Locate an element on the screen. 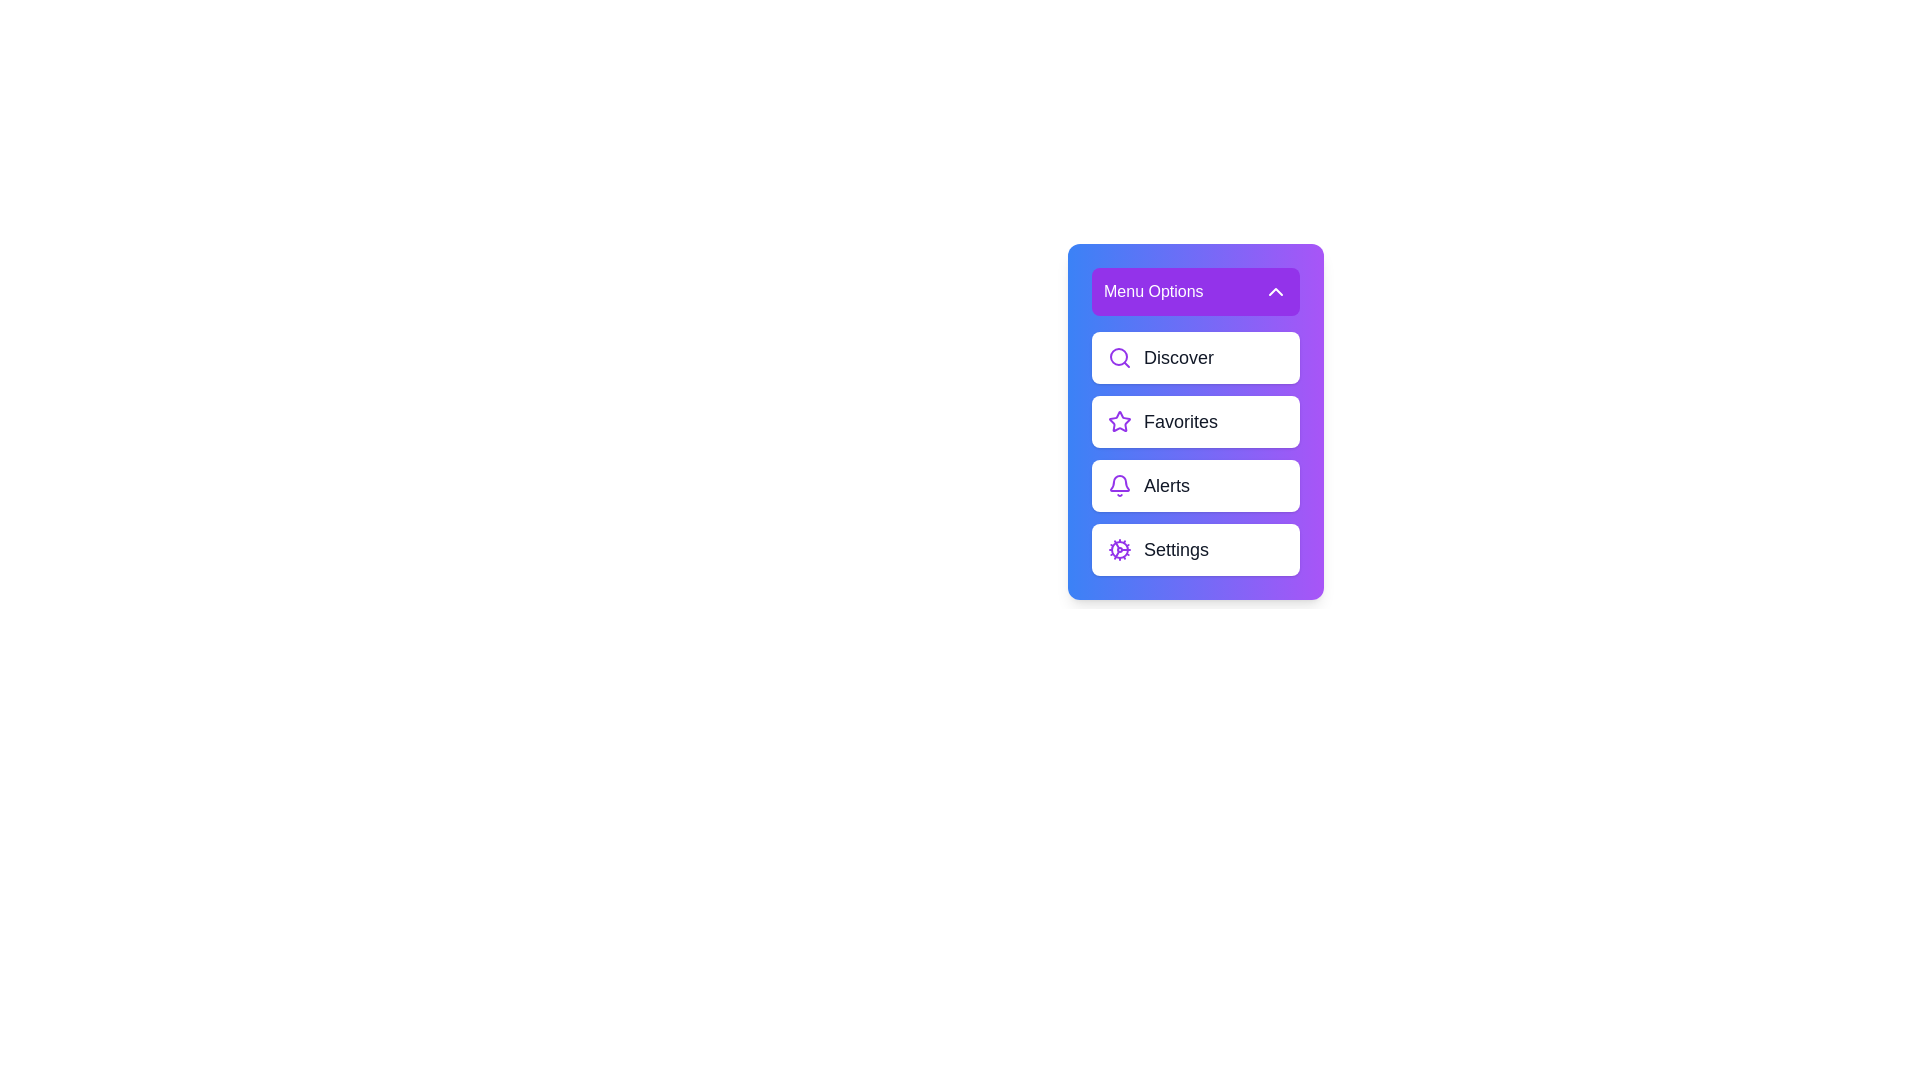  the vertically aligned selection menu item with text and an icon on the left side is located at coordinates (1195, 454).